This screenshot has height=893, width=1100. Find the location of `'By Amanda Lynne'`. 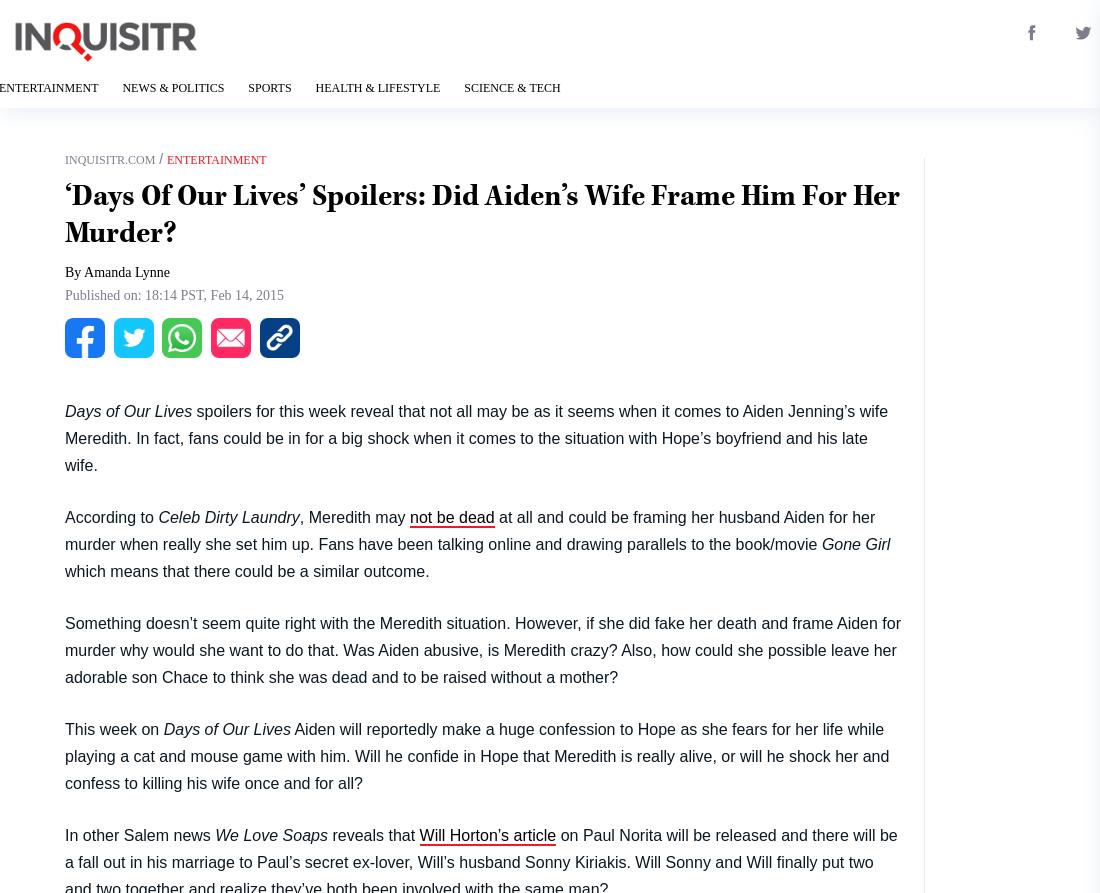

'By Amanda Lynne' is located at coordinates (117, 271).